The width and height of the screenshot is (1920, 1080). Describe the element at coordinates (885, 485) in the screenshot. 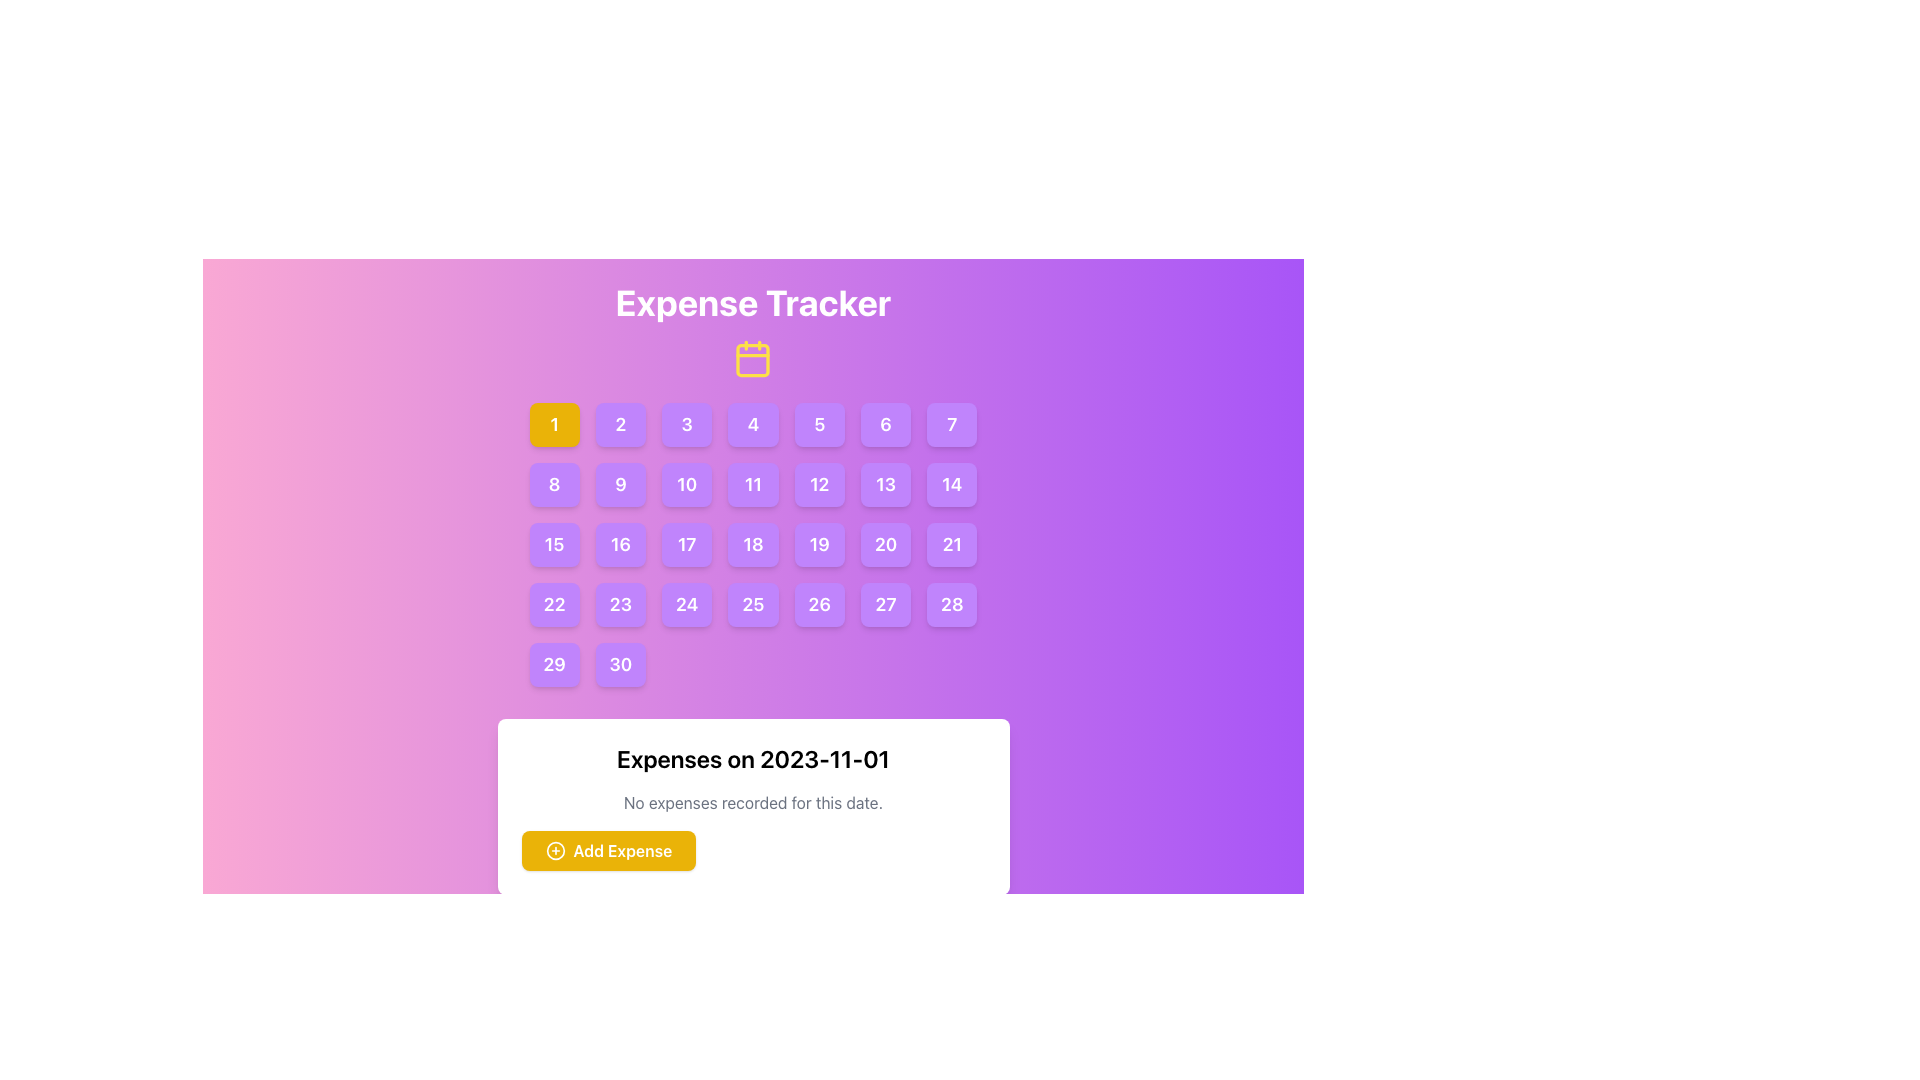

I see `the button representing the numeric date '13' in the calendar interface to change its color` at that location.